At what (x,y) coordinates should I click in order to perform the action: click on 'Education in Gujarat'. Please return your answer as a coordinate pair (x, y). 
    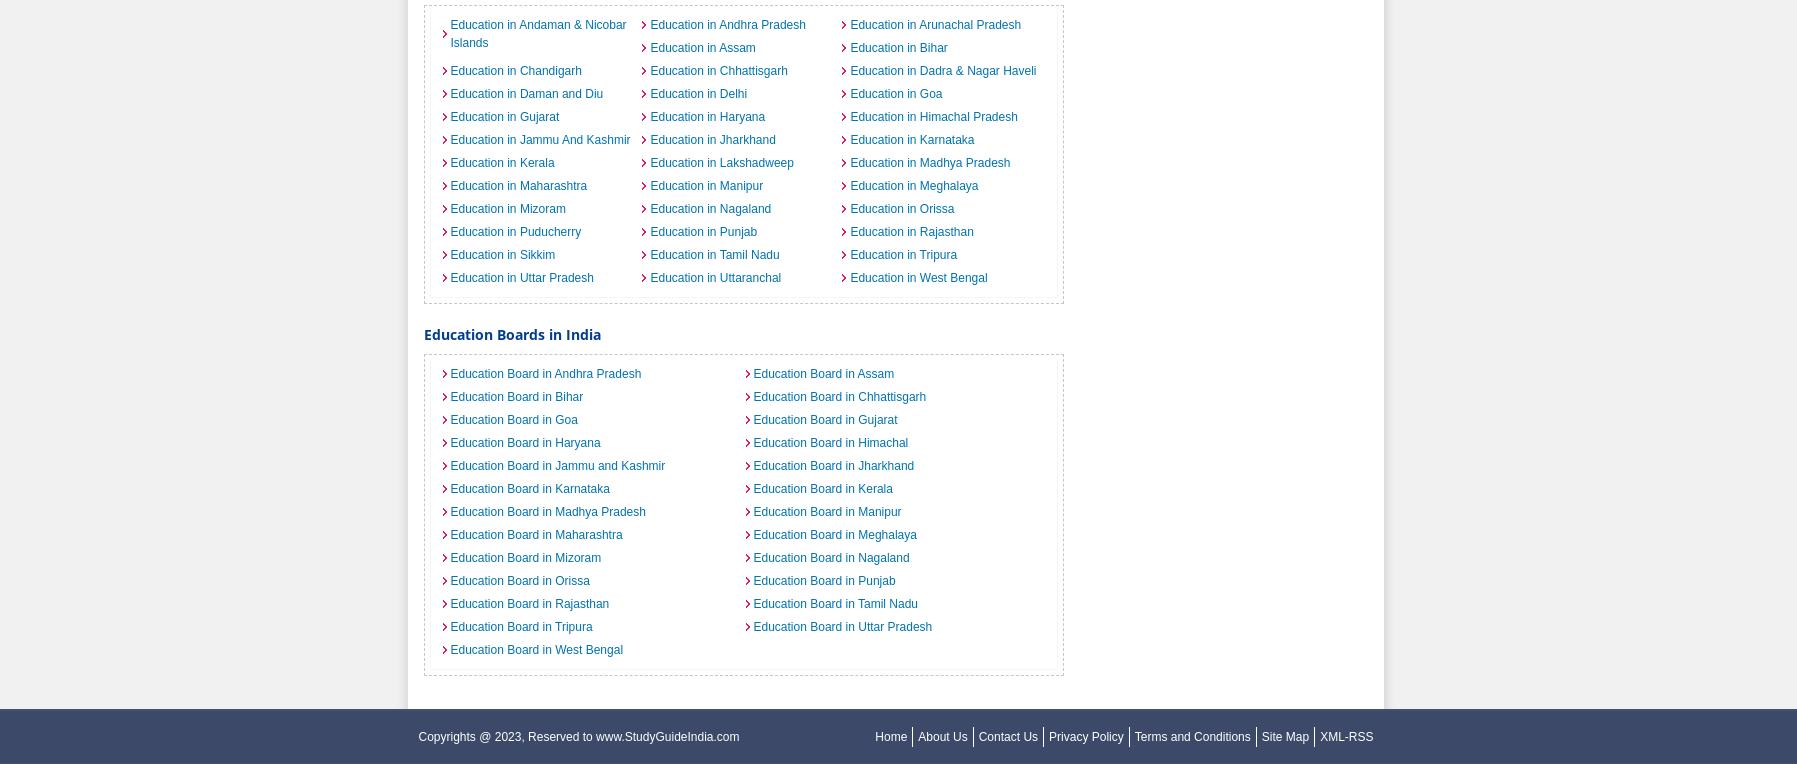
    Looking at the image, I should click on (503, 115).